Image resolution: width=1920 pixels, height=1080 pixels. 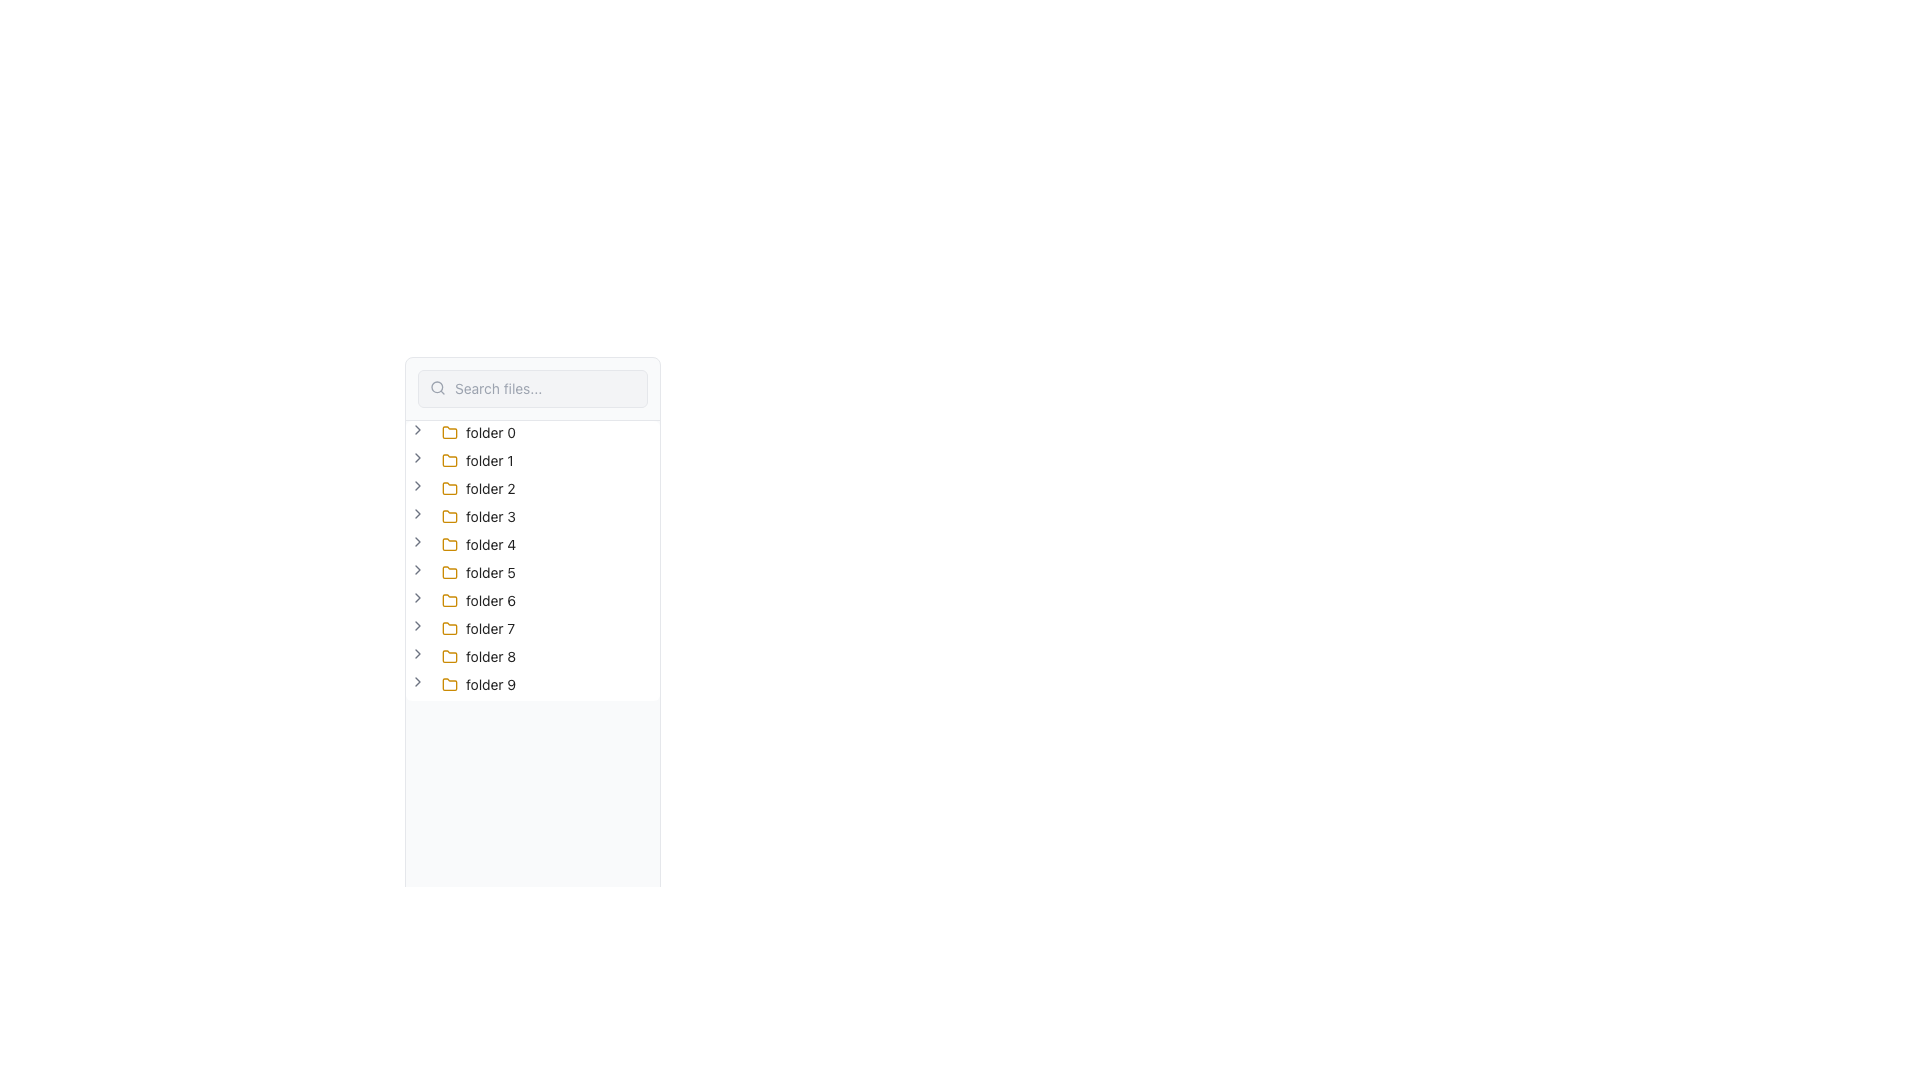 What do you see at coordinates (478, 656) in the screenshot?
I see `the folder entry in the hierarchical tree structure that is the eighth row, located below 'folder 7' and above 'folder 9'` at bounding box center [478, 656].